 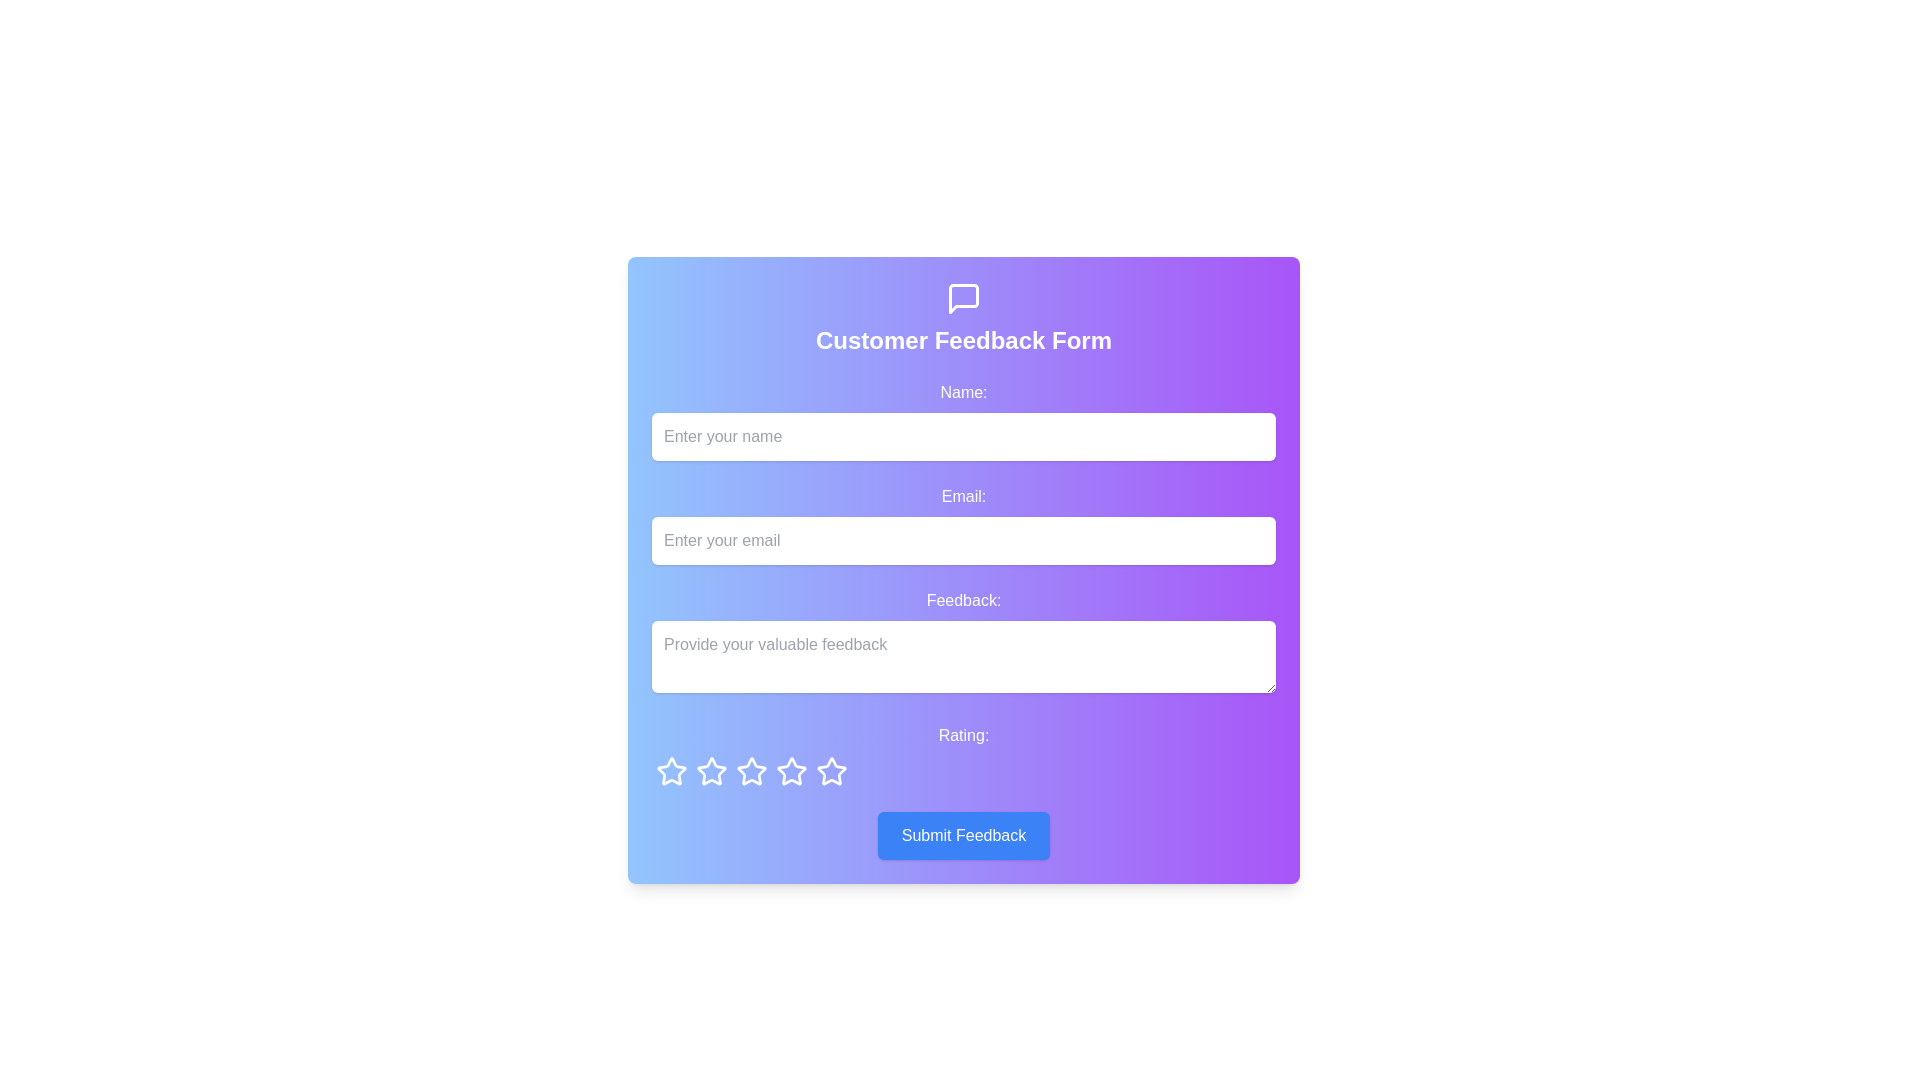 I want to click on the 'Submit Feedback' button, which is a rectangular button with rounded corners, displaying white text on a blue background, located centrally at the bottom of the feedback form, so click(x=964, y=836).